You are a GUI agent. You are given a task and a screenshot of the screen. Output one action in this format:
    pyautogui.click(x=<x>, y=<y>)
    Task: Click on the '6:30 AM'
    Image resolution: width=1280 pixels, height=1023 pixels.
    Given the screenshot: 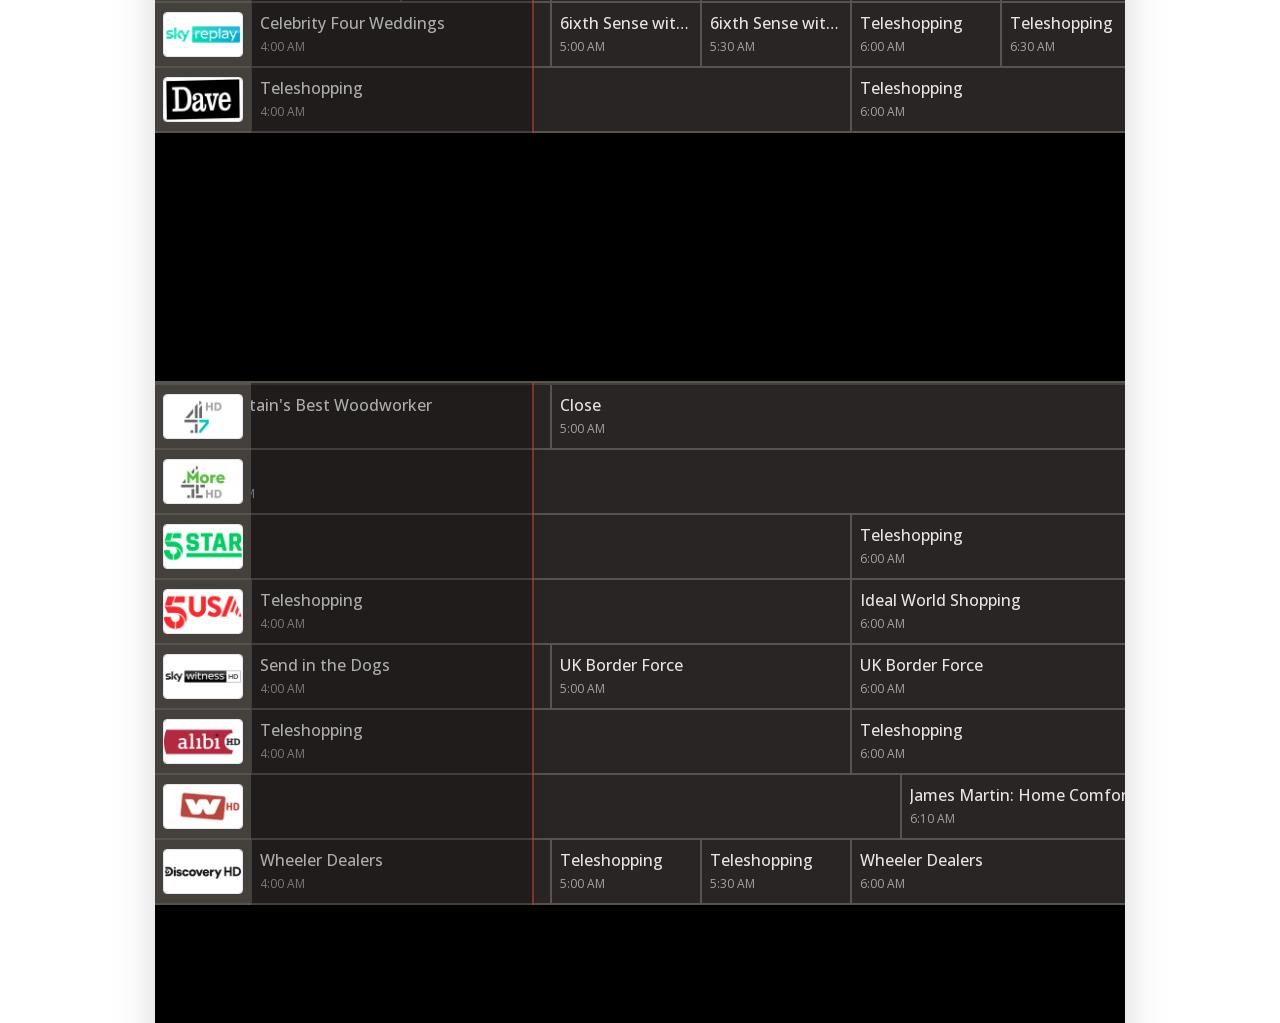 What is the action you would take?
    pyautogui.click(x=1032, y=45)
    